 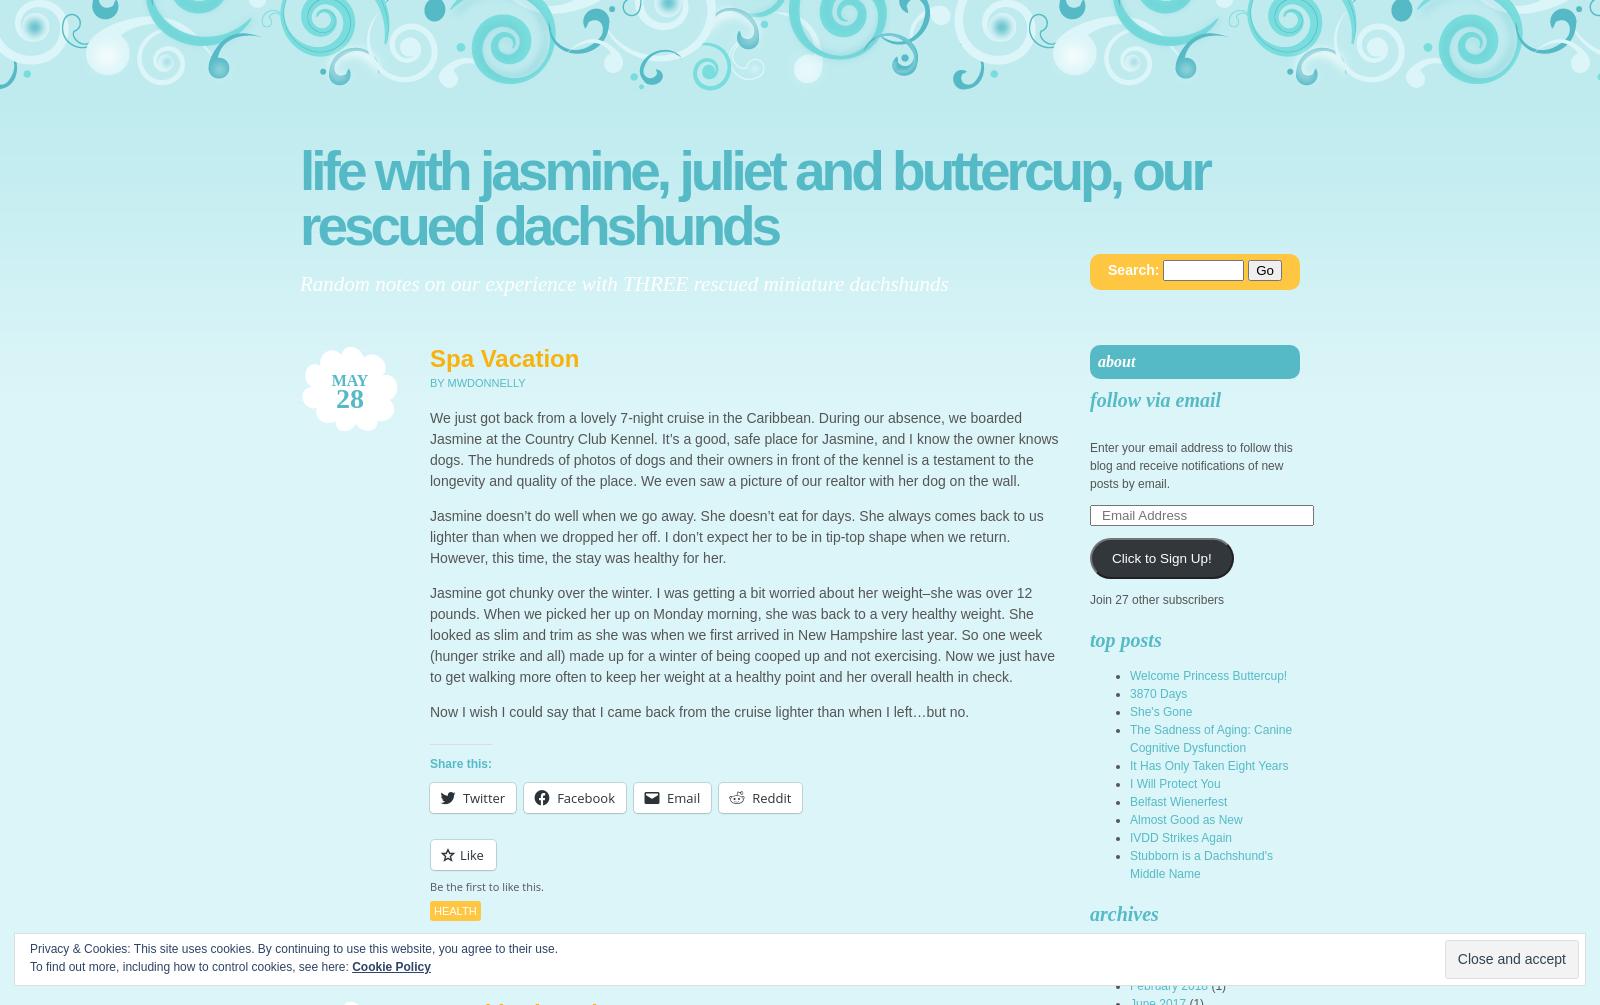 I want to click on 'Almost Good as New', so click(x=1185, y=819).